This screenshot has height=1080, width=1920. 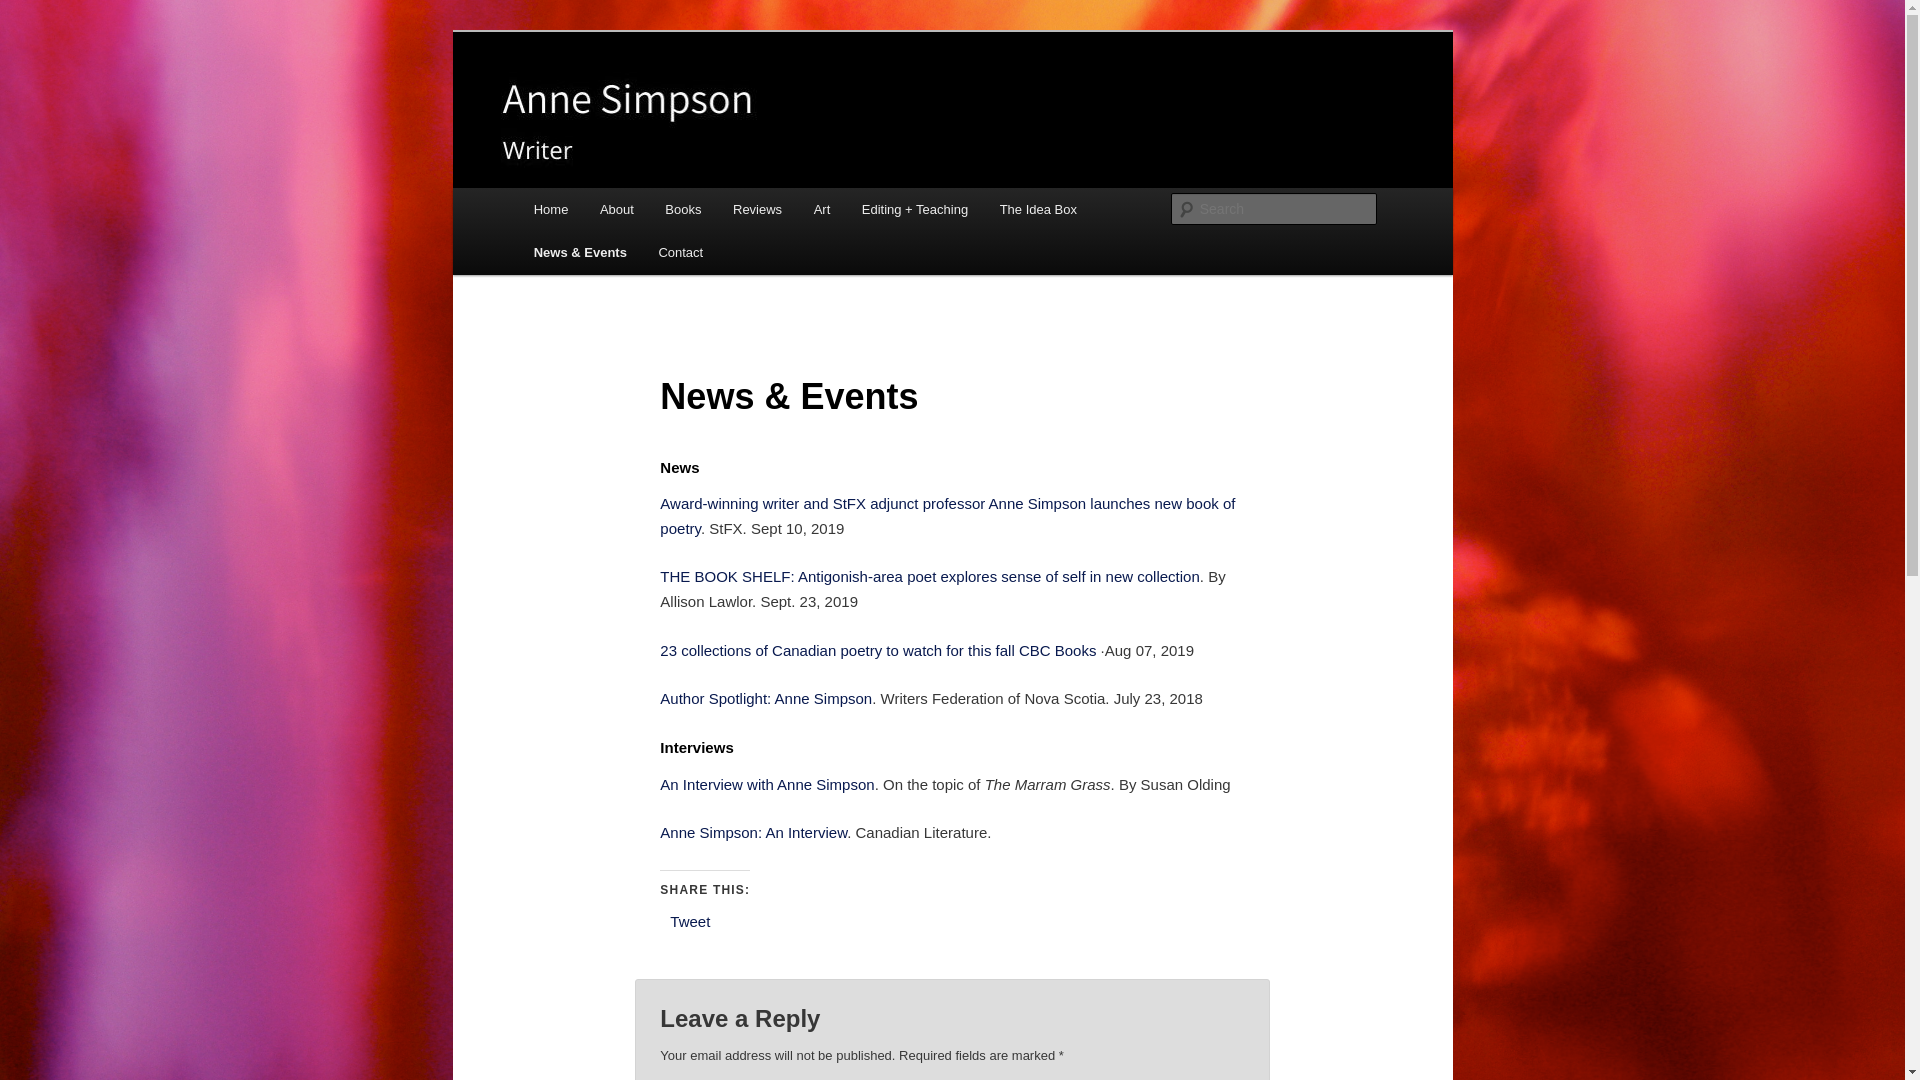 I want to click on 'Art', so click(x=821, y=209).